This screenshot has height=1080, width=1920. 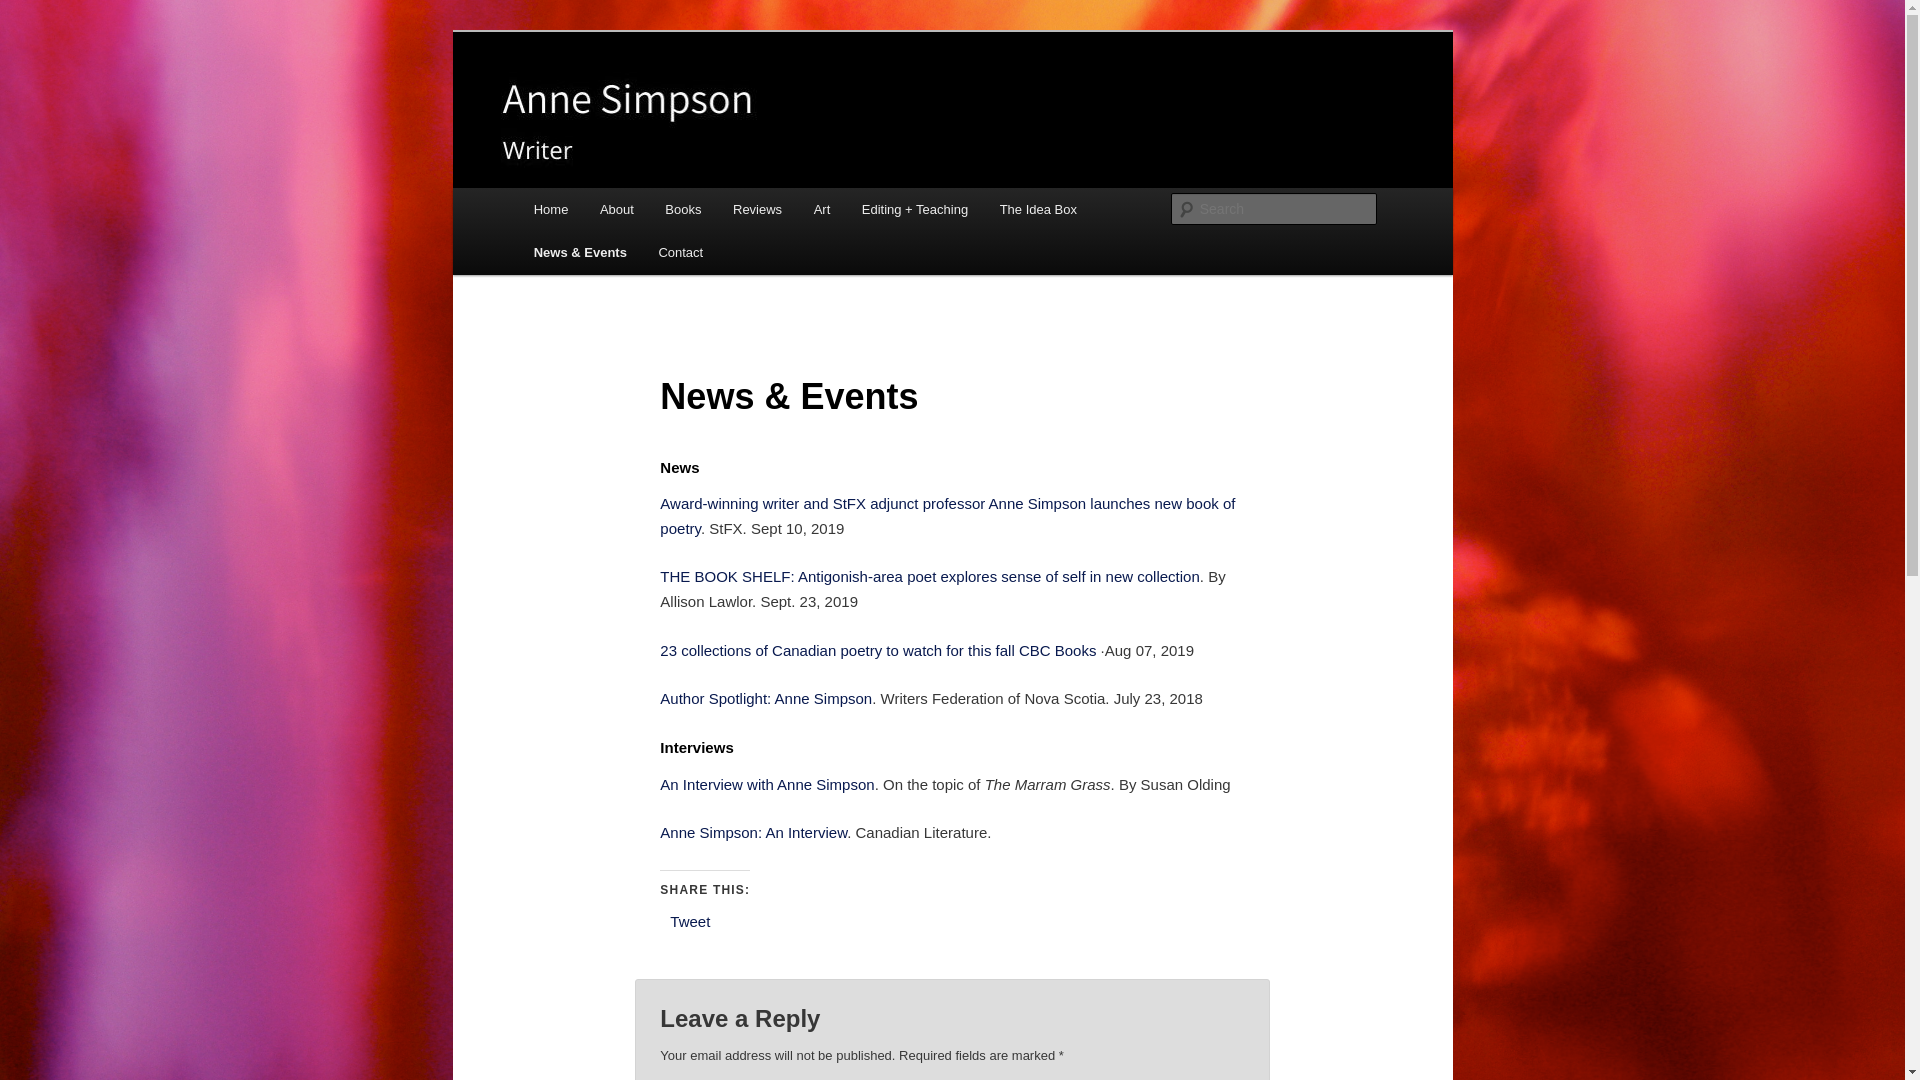 I want to click on 'Art', so click(x=821, y=209).